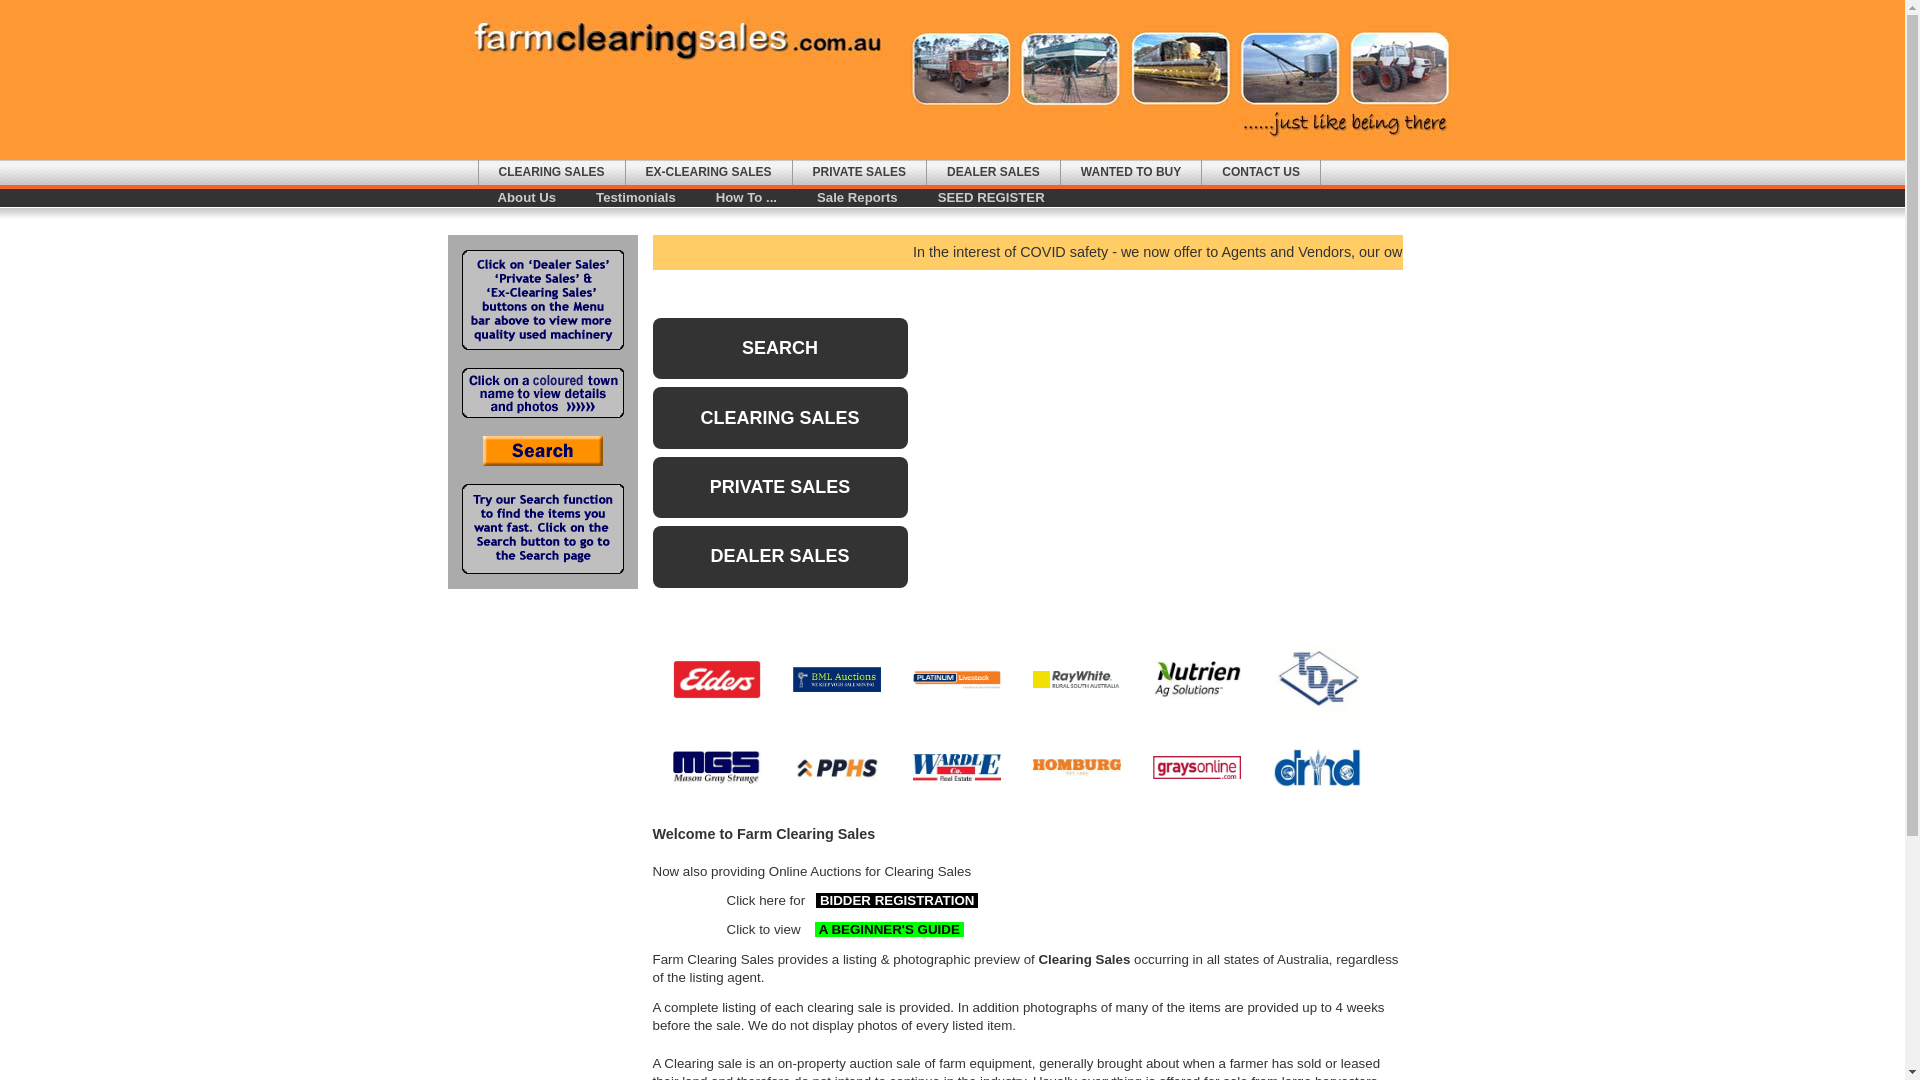 This screenshot has width=1920, height=1080. I want to click on 'Sale Reports', so click(857, 197).